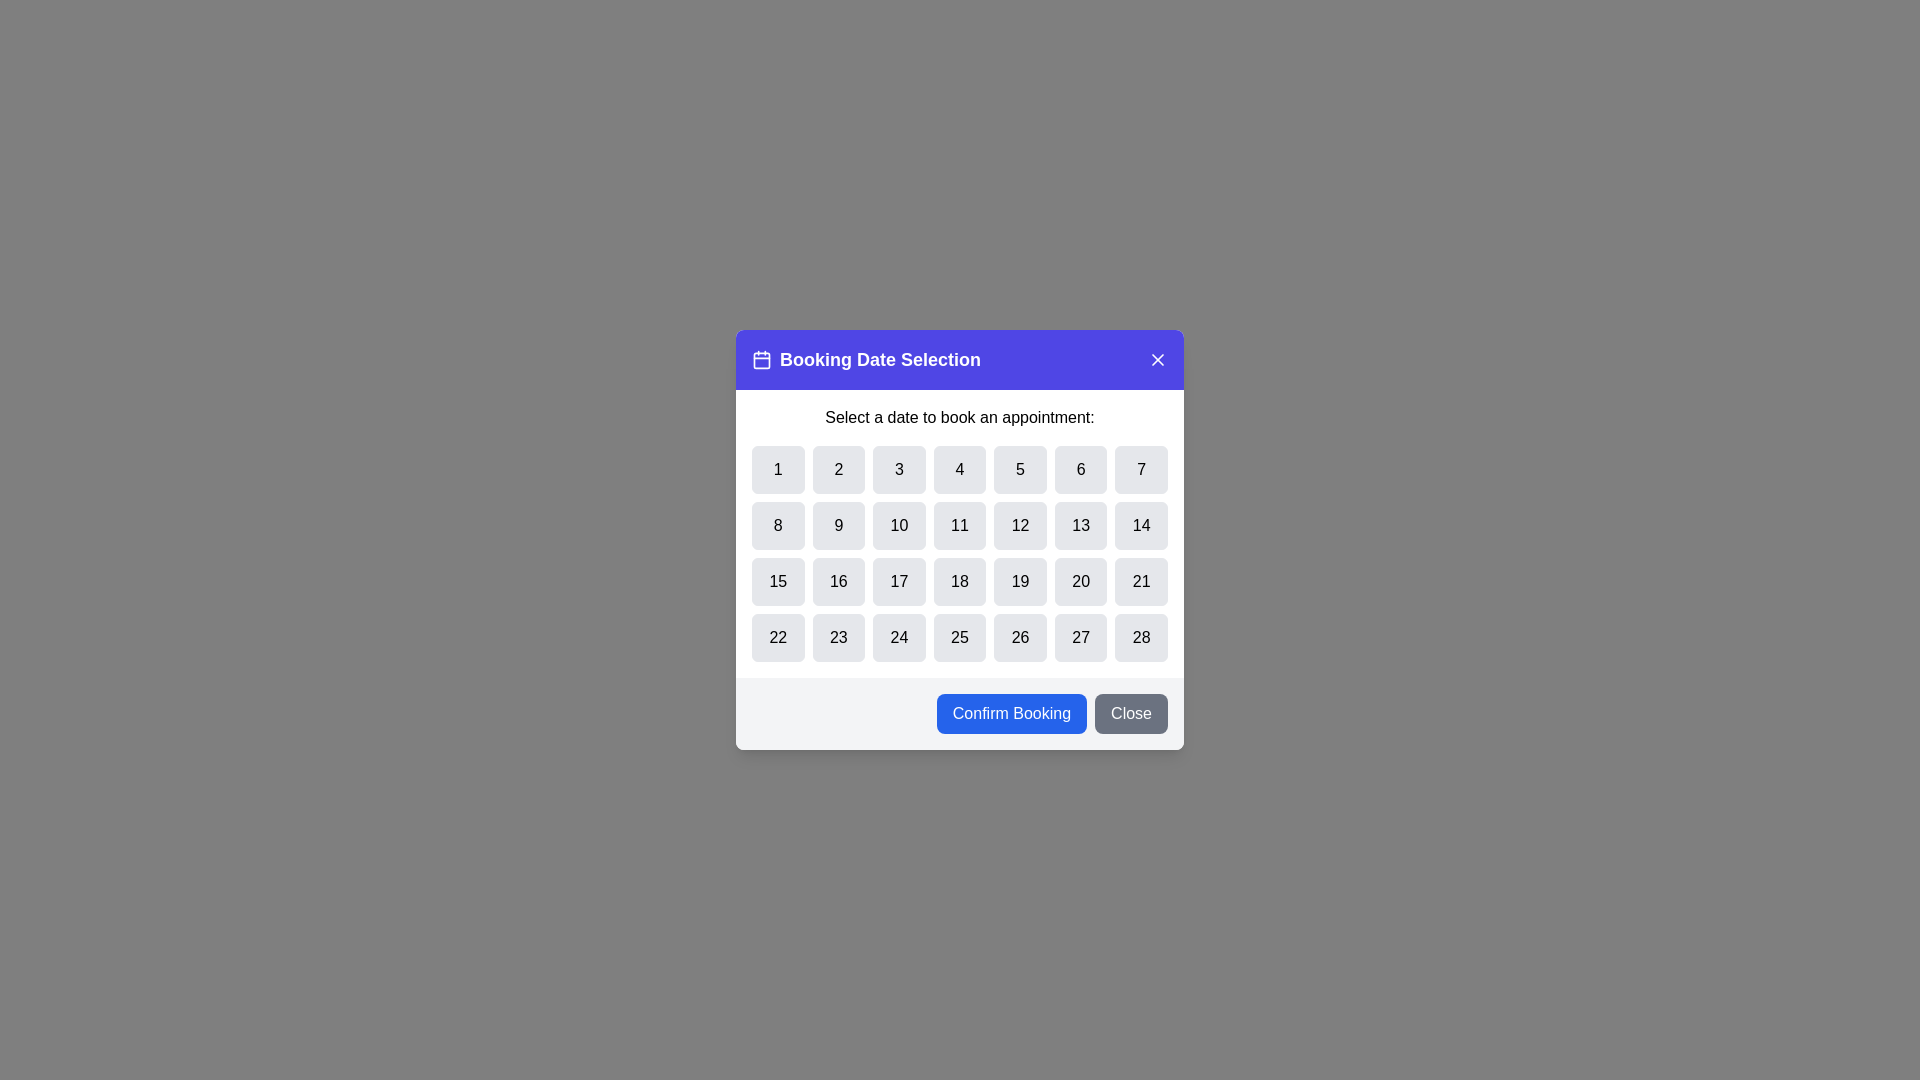 Image resolution: width=1920 pixels, height=1080 pixels. Describe the element at coordinates (1131, 712) in the screenshot. I see `the 'Close' button to close the dialog` at that location.